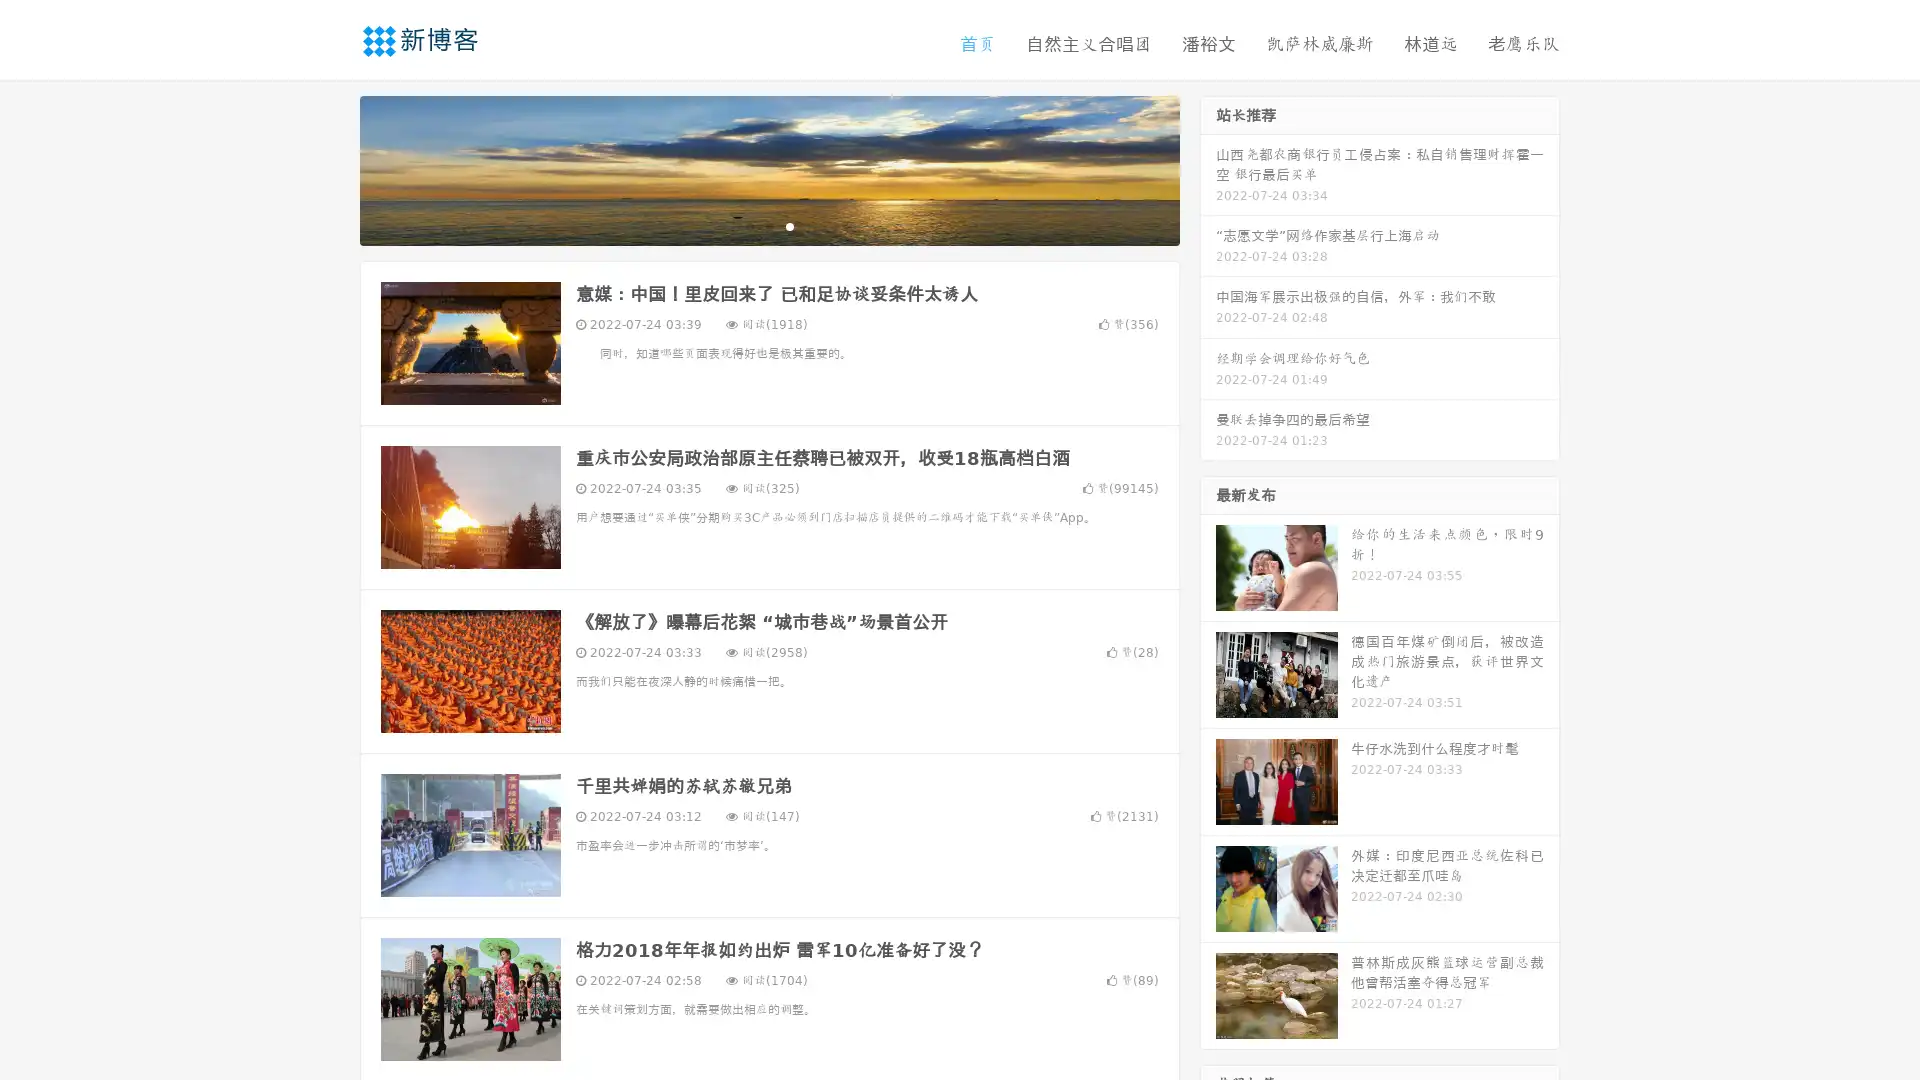 This screenshot has height=1080, width=1920. What do you see at coordinates (789, 225) in the screenshot?
I see `Go to slide 3` at bounding box center [789, 225].